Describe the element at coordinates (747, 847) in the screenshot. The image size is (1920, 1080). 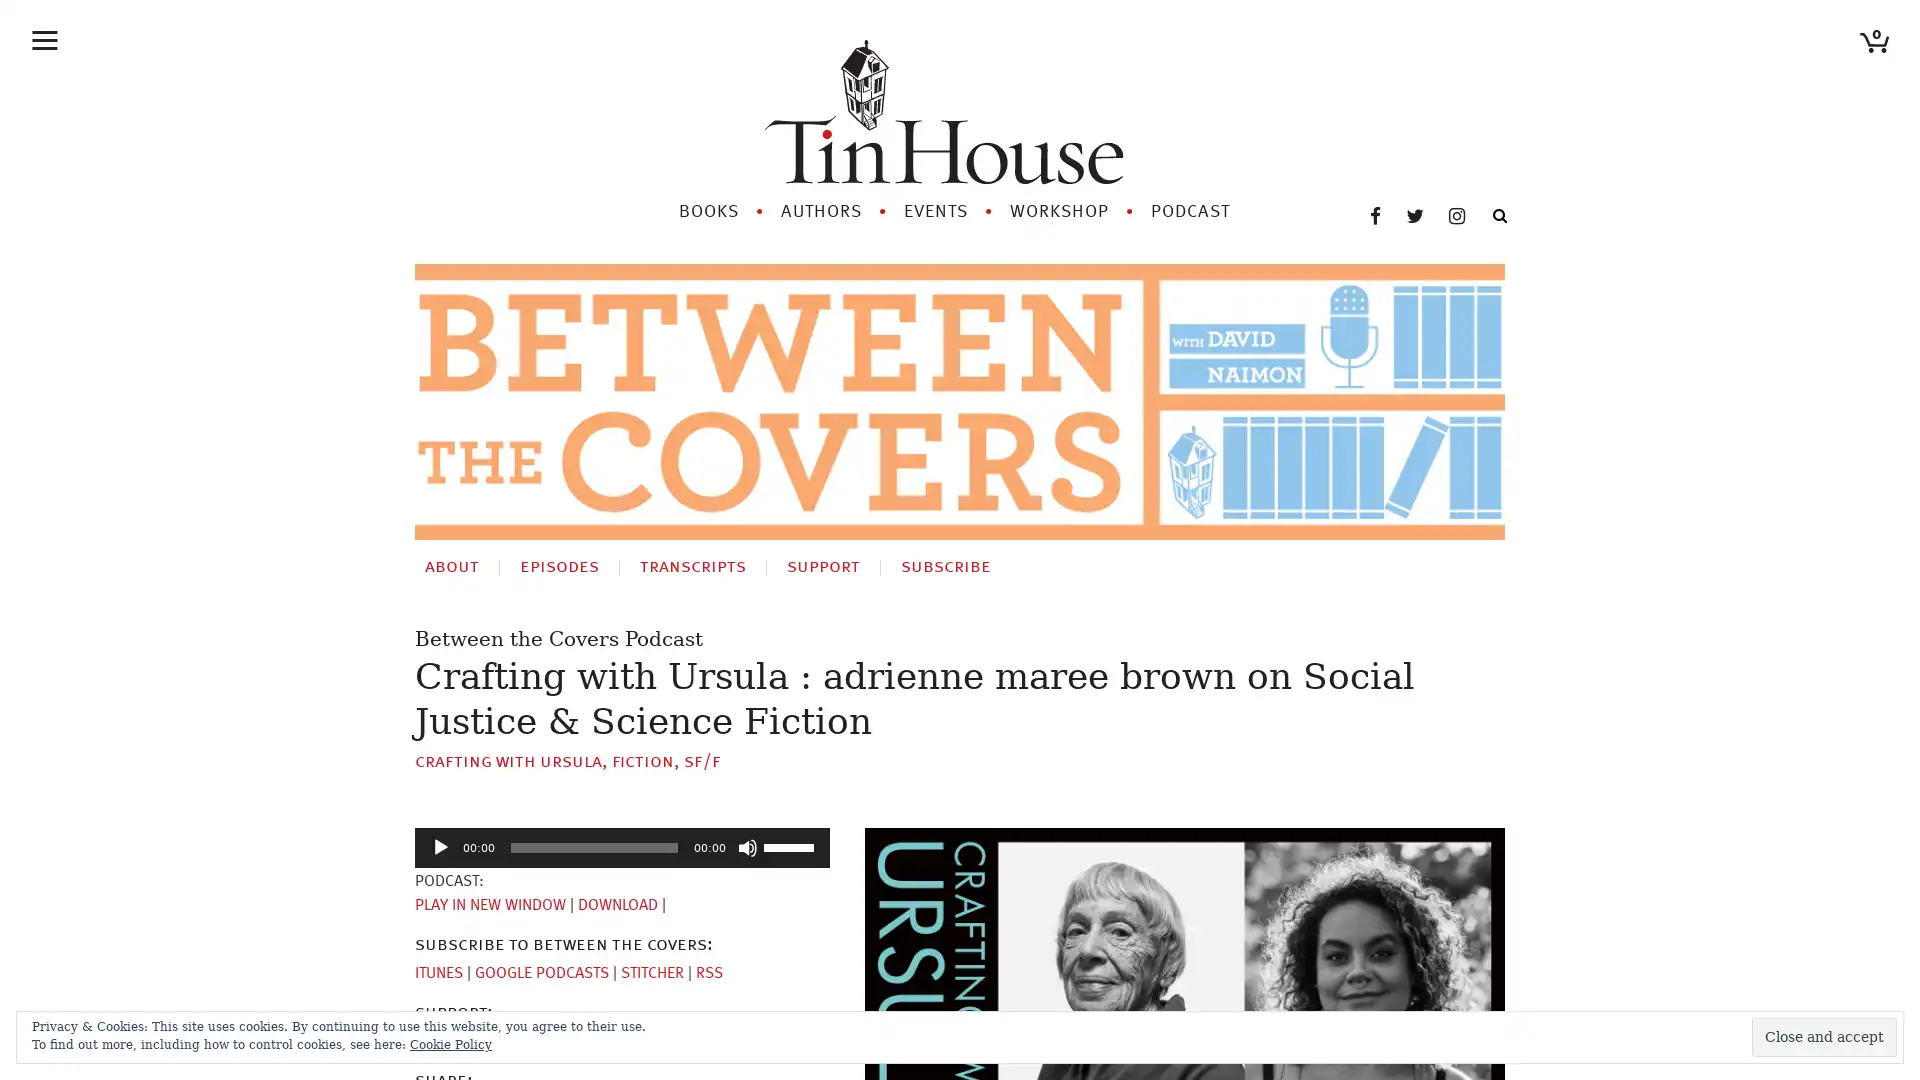
I see `Mute` at that location.